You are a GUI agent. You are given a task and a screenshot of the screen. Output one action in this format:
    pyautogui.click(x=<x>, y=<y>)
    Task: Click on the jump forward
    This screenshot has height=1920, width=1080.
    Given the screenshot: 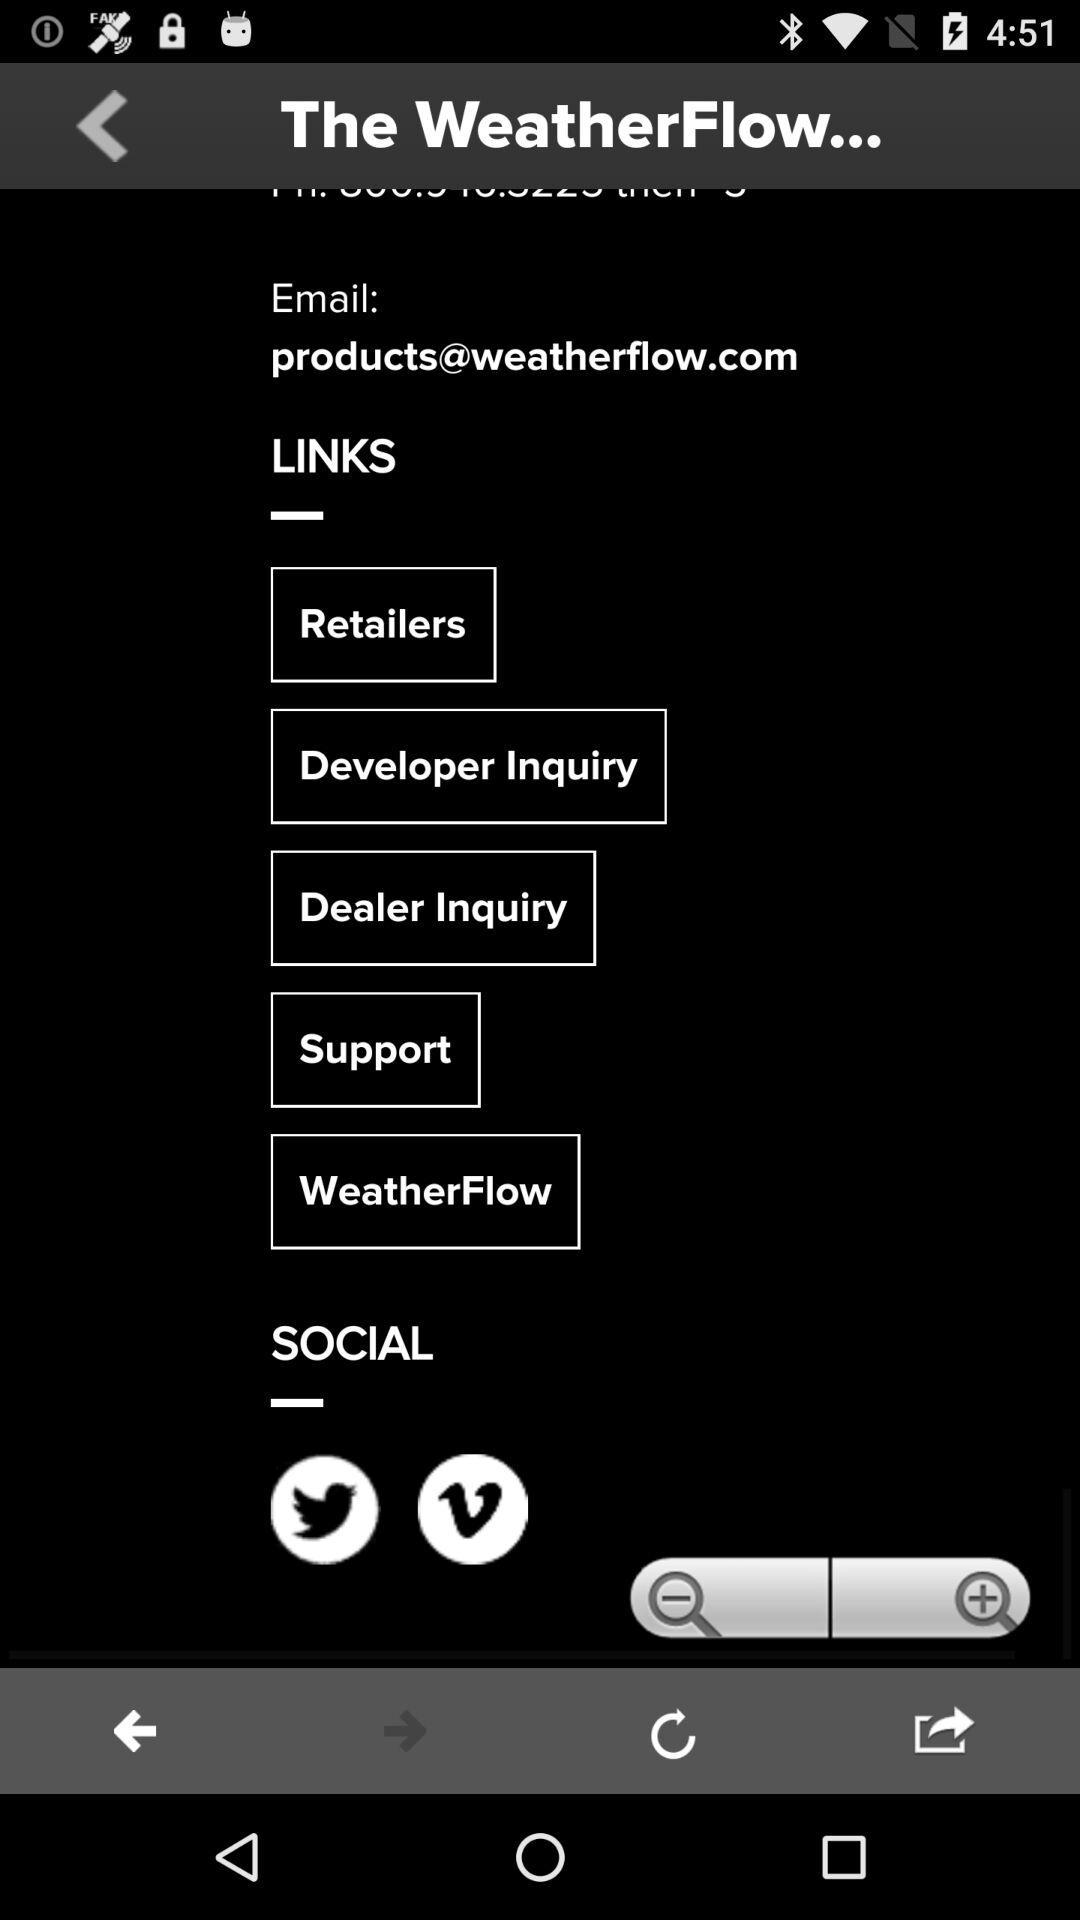 What is the action you would take?
    pyautogui.click(x=945, y=1730)
    